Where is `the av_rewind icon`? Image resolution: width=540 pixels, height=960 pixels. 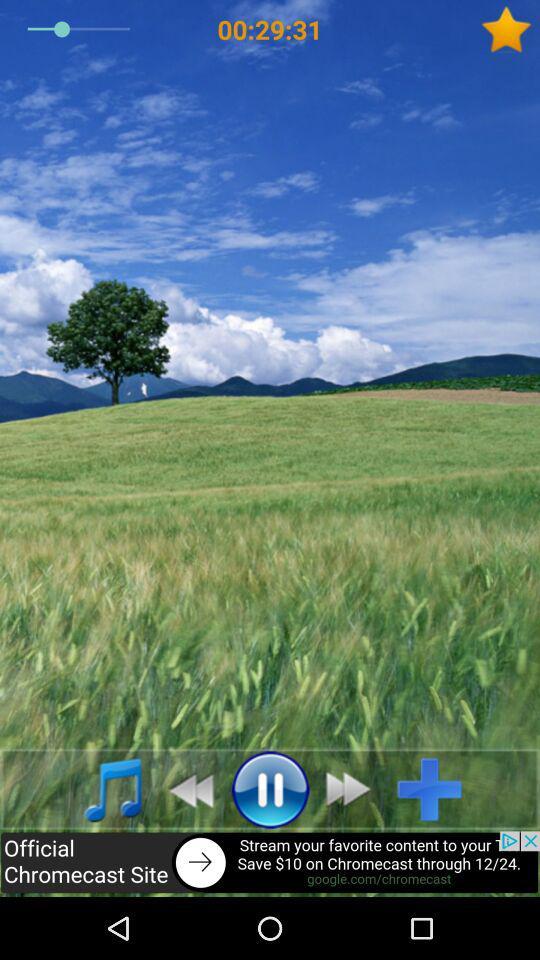
the av_rewind icon is located at coordinates (185, 789).